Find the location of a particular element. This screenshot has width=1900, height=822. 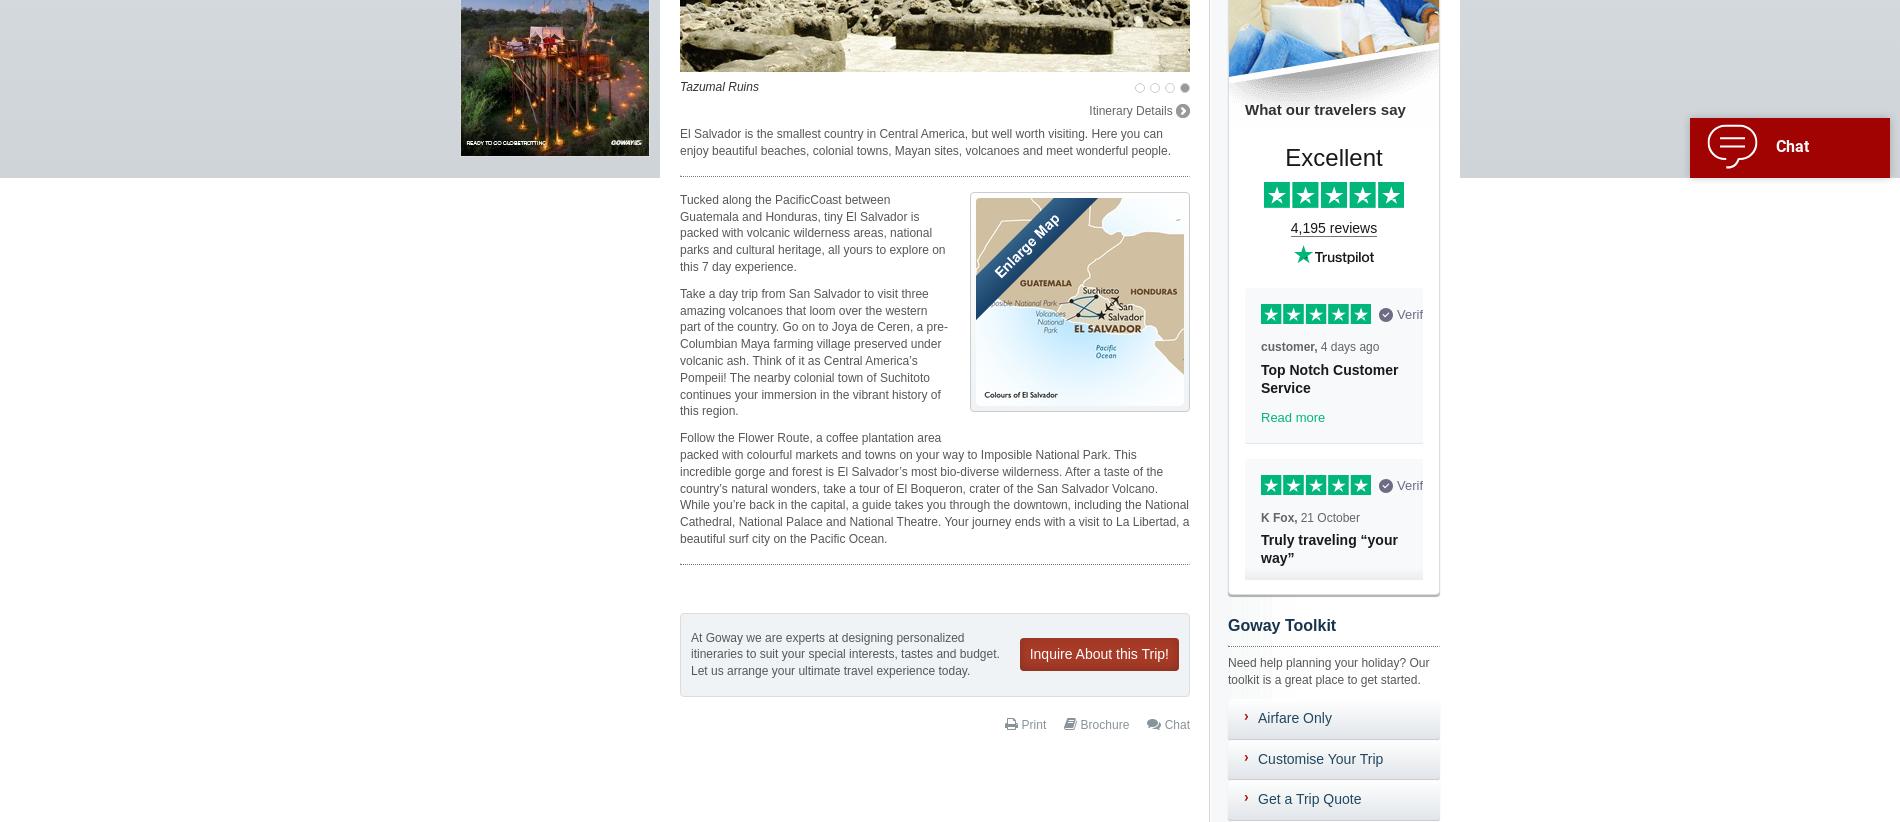

'Itinerary Details' is located at coordinates (1132, 109).